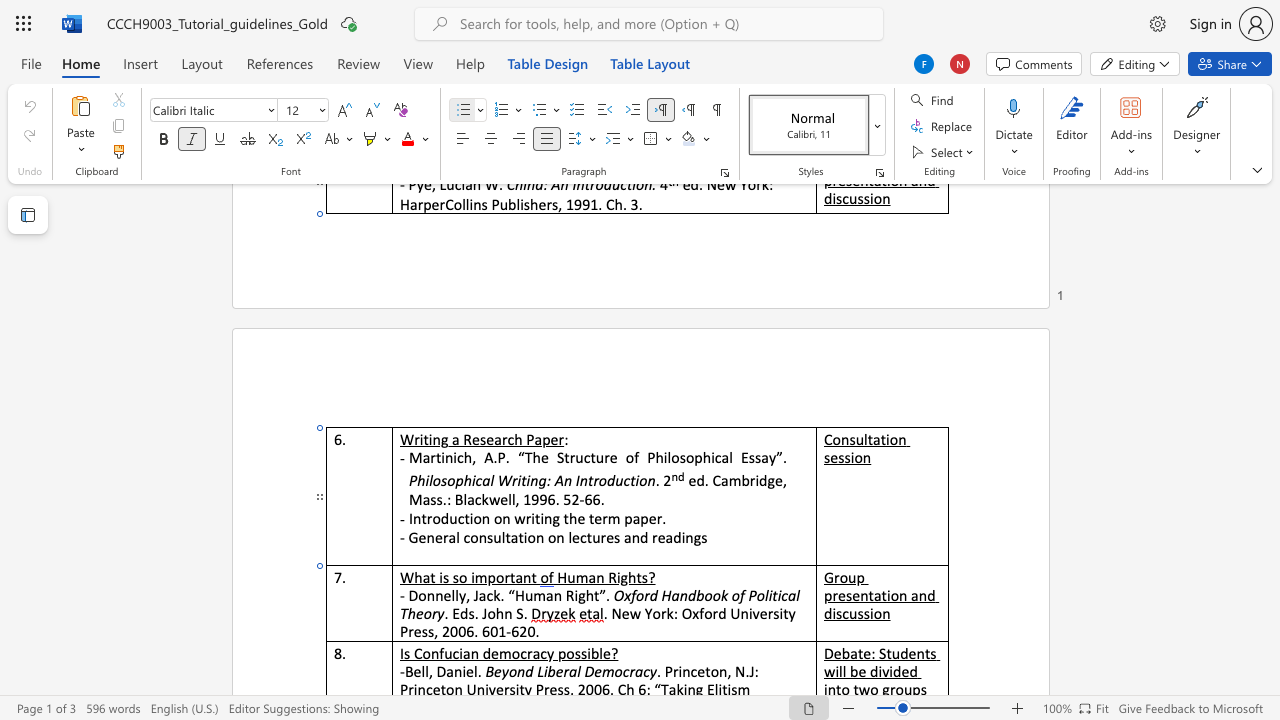 The width and height of the screenshot is (1280, 720). I want to click on the 3th character "t" in the text, so click(588, 536).